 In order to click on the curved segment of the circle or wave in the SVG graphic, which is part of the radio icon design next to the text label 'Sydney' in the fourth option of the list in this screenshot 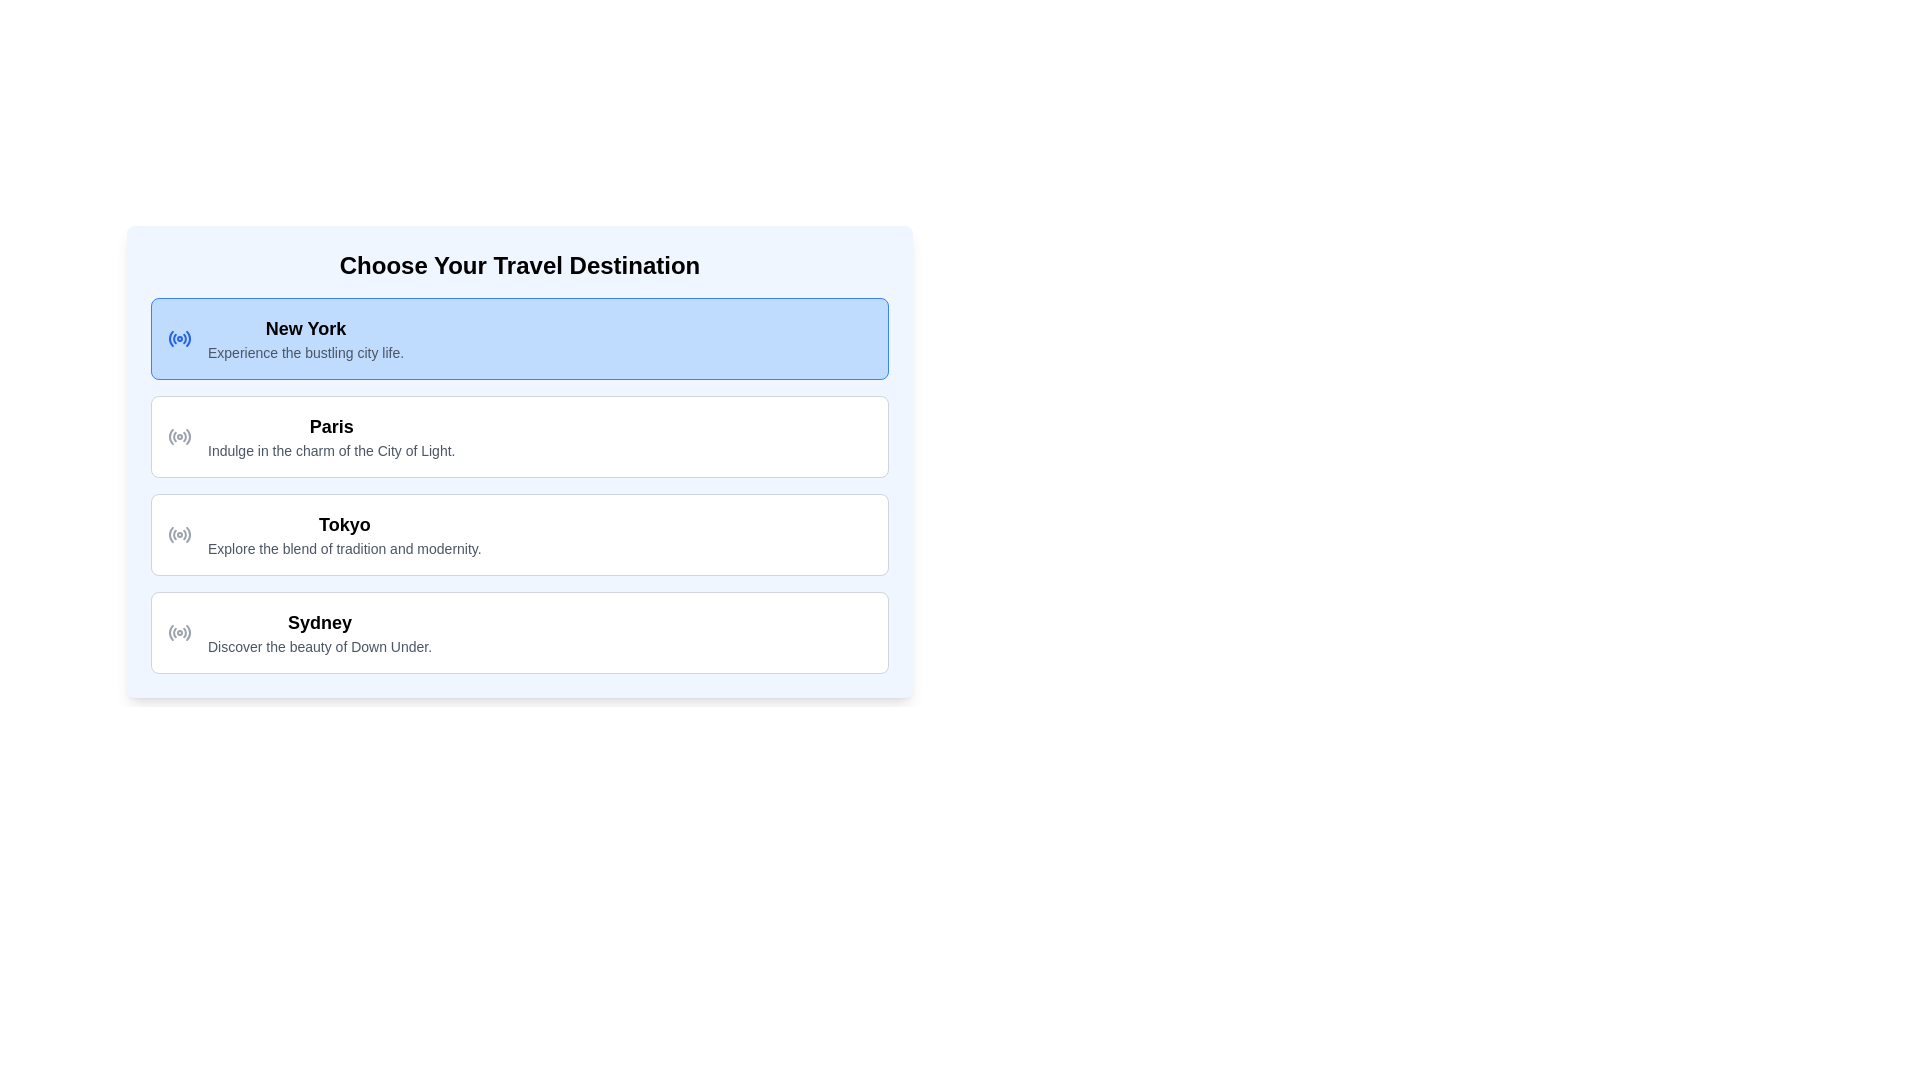, I will do `click(185, 633)`.